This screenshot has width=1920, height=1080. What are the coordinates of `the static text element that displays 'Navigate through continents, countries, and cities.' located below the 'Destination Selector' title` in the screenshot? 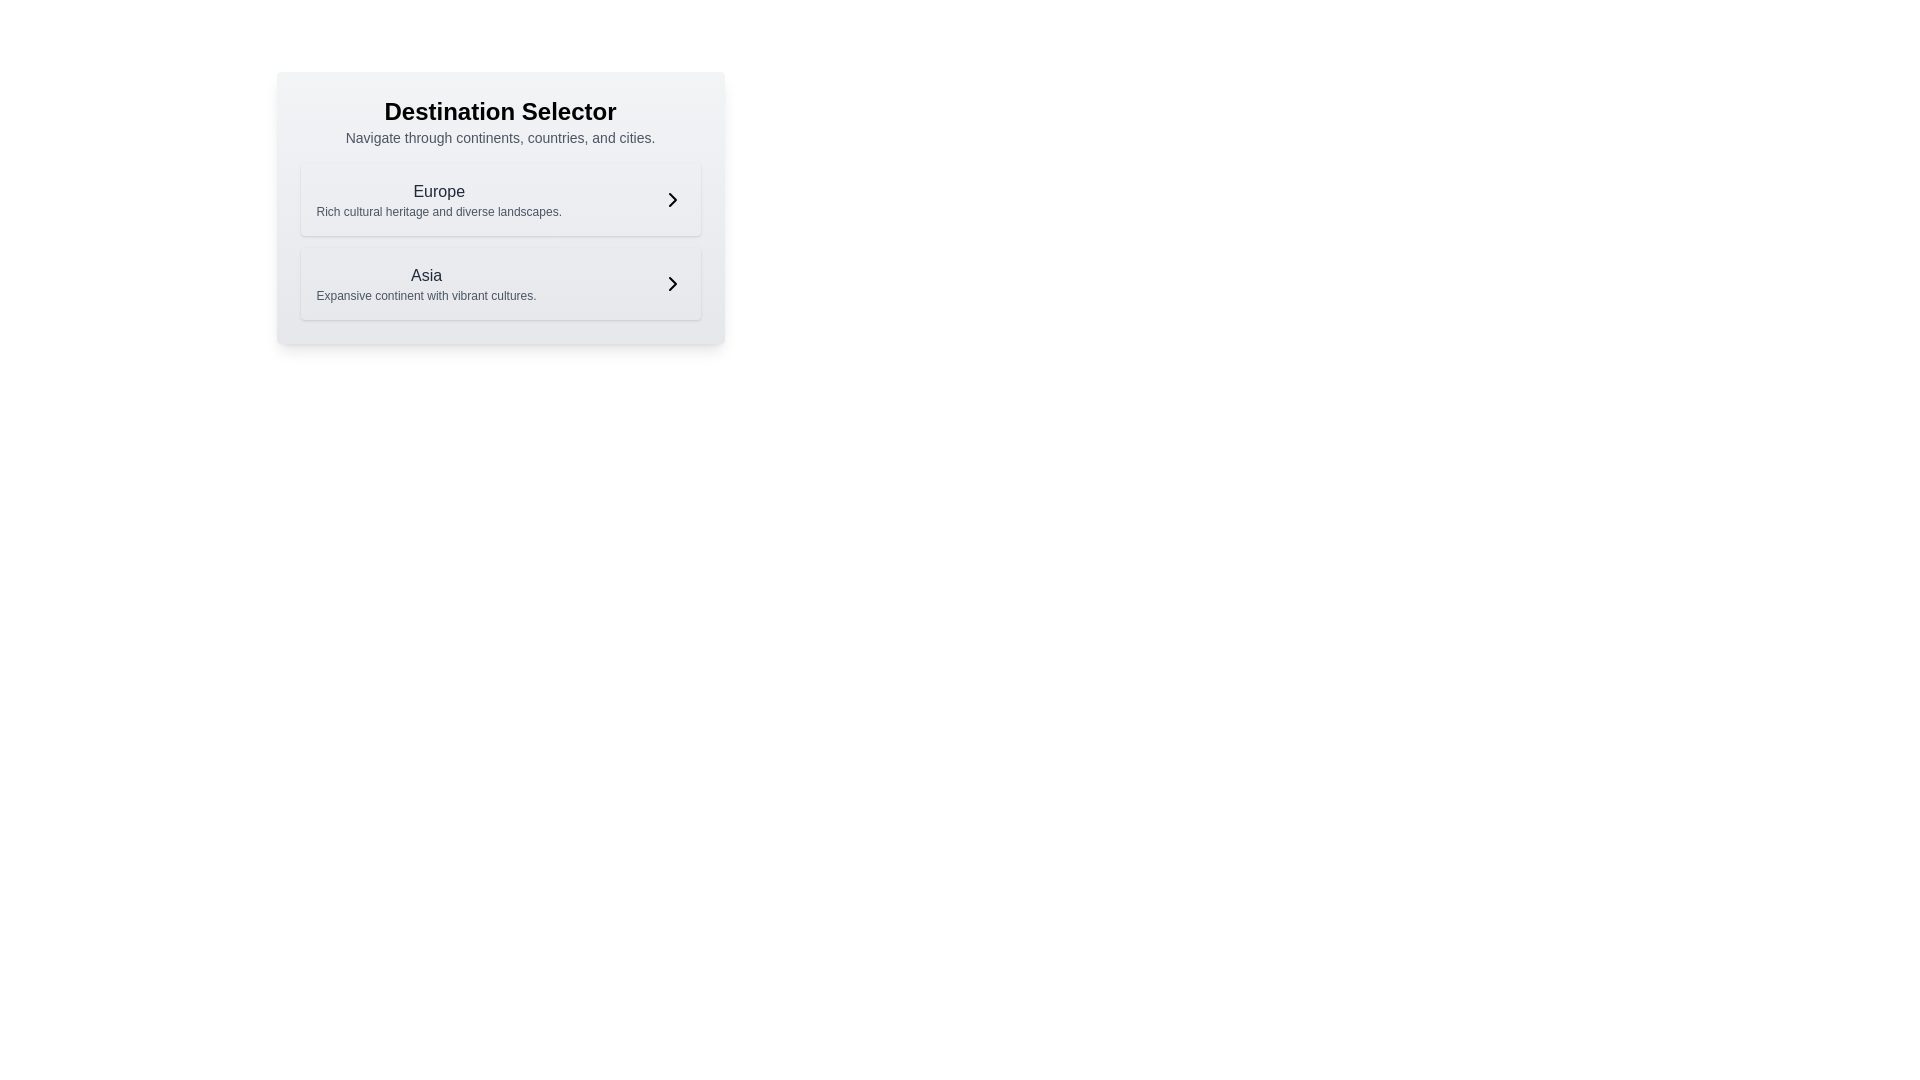 It's located at (500, 137).